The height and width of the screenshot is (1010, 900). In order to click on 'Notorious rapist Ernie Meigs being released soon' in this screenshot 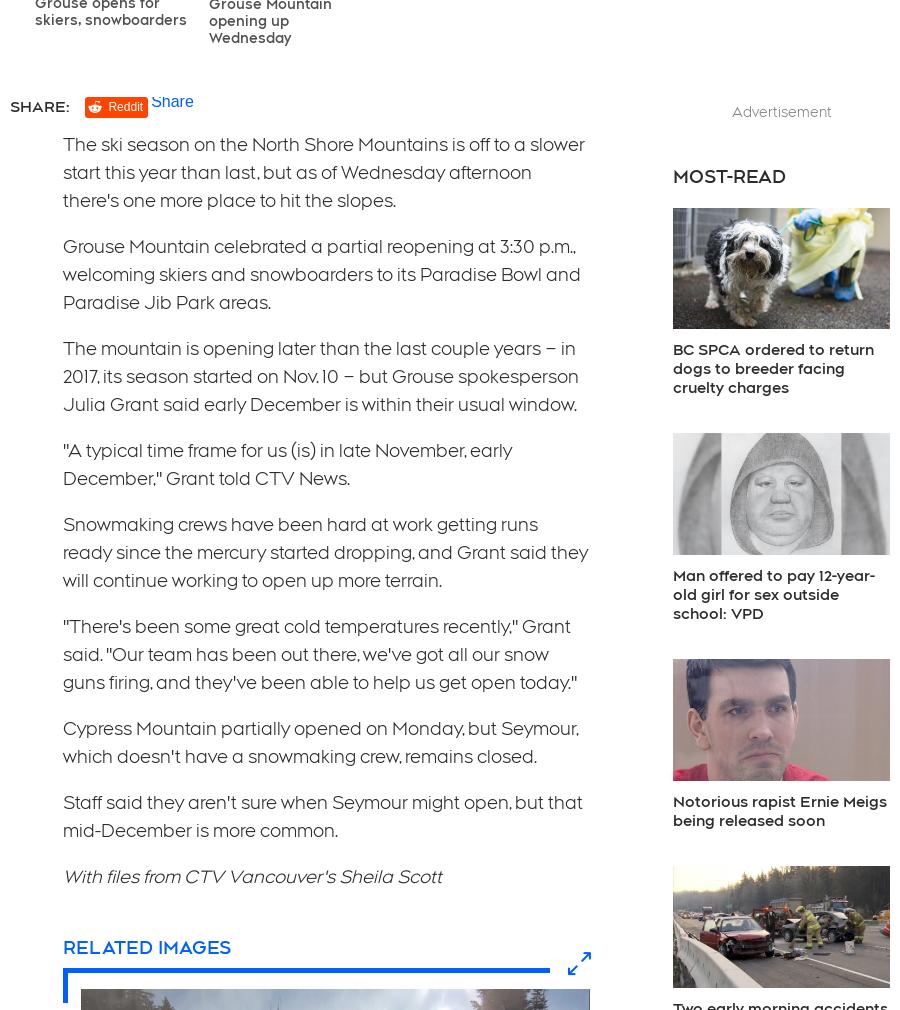, I will do `click(779, 811)`.